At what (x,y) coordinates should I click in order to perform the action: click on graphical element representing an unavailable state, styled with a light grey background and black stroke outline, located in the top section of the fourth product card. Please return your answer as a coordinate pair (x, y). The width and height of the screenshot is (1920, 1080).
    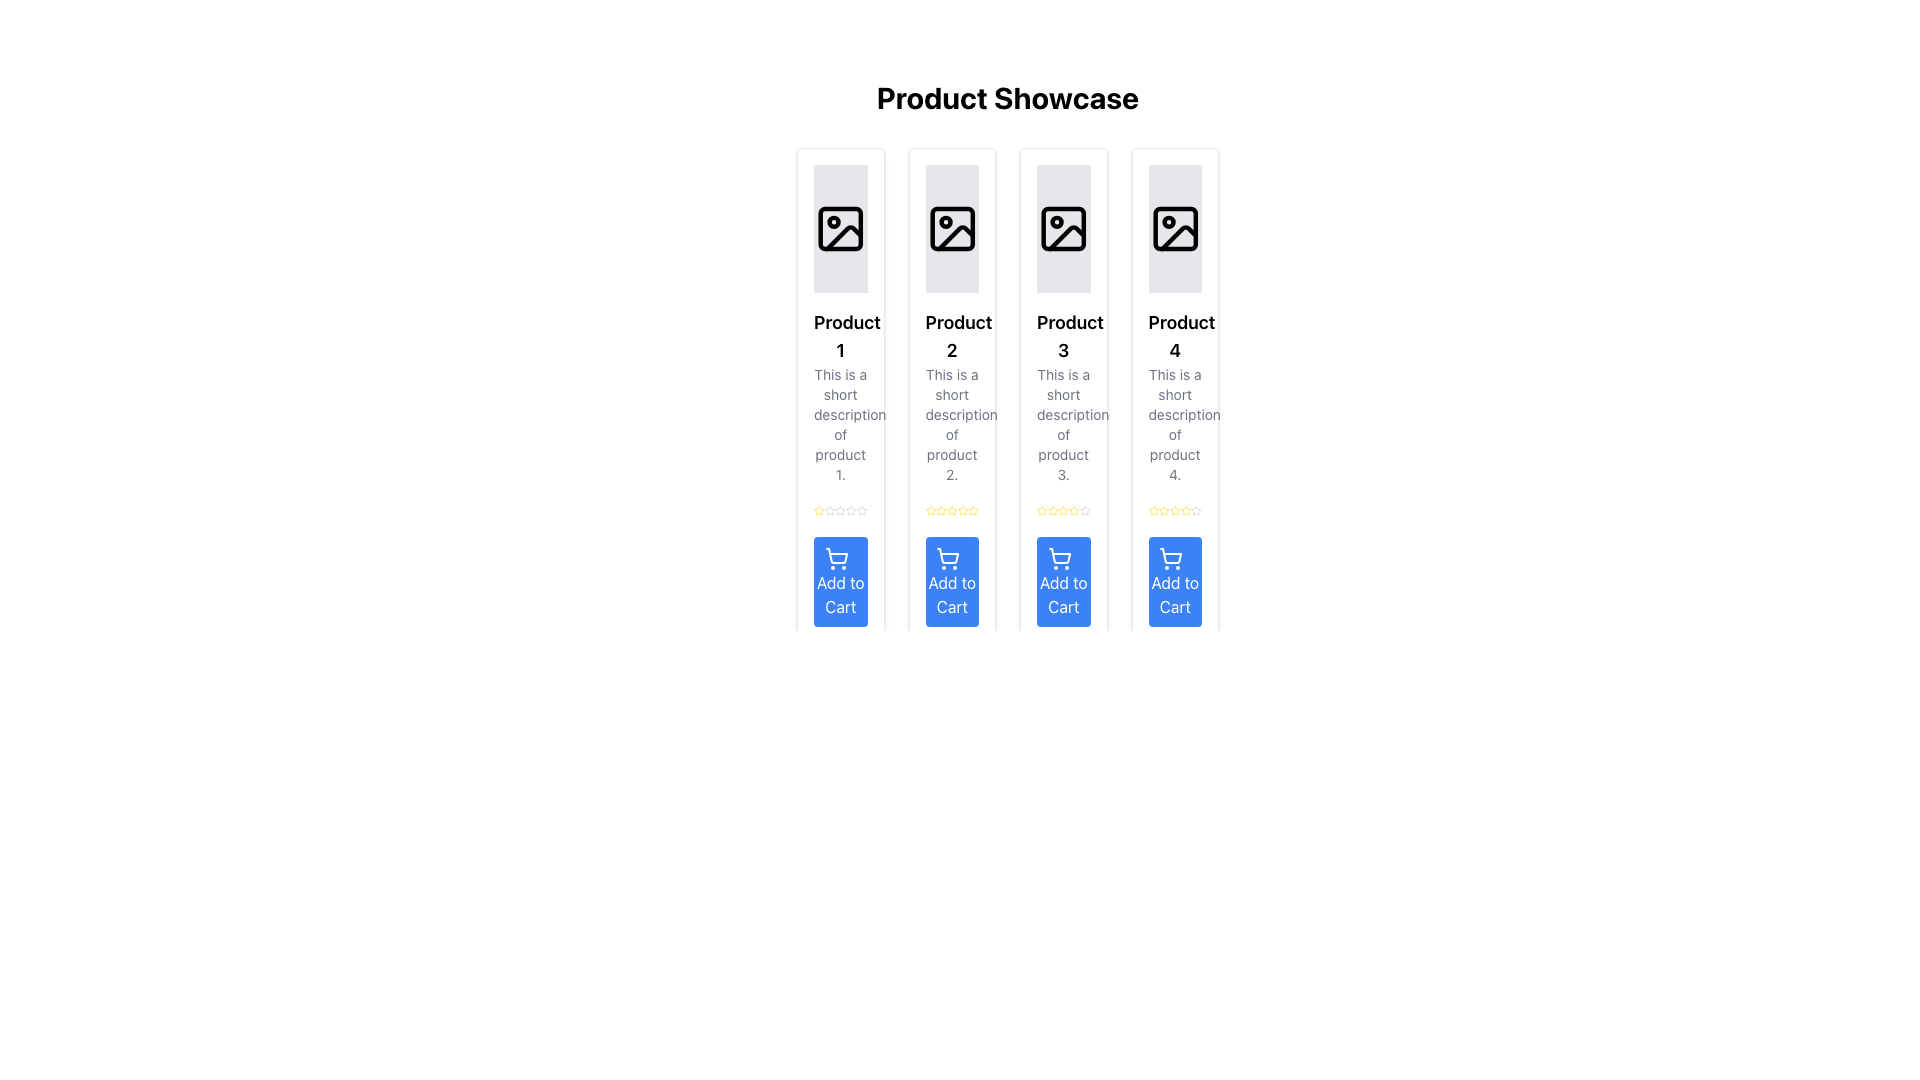
    Looking at the image, I should click on (1178, 237).